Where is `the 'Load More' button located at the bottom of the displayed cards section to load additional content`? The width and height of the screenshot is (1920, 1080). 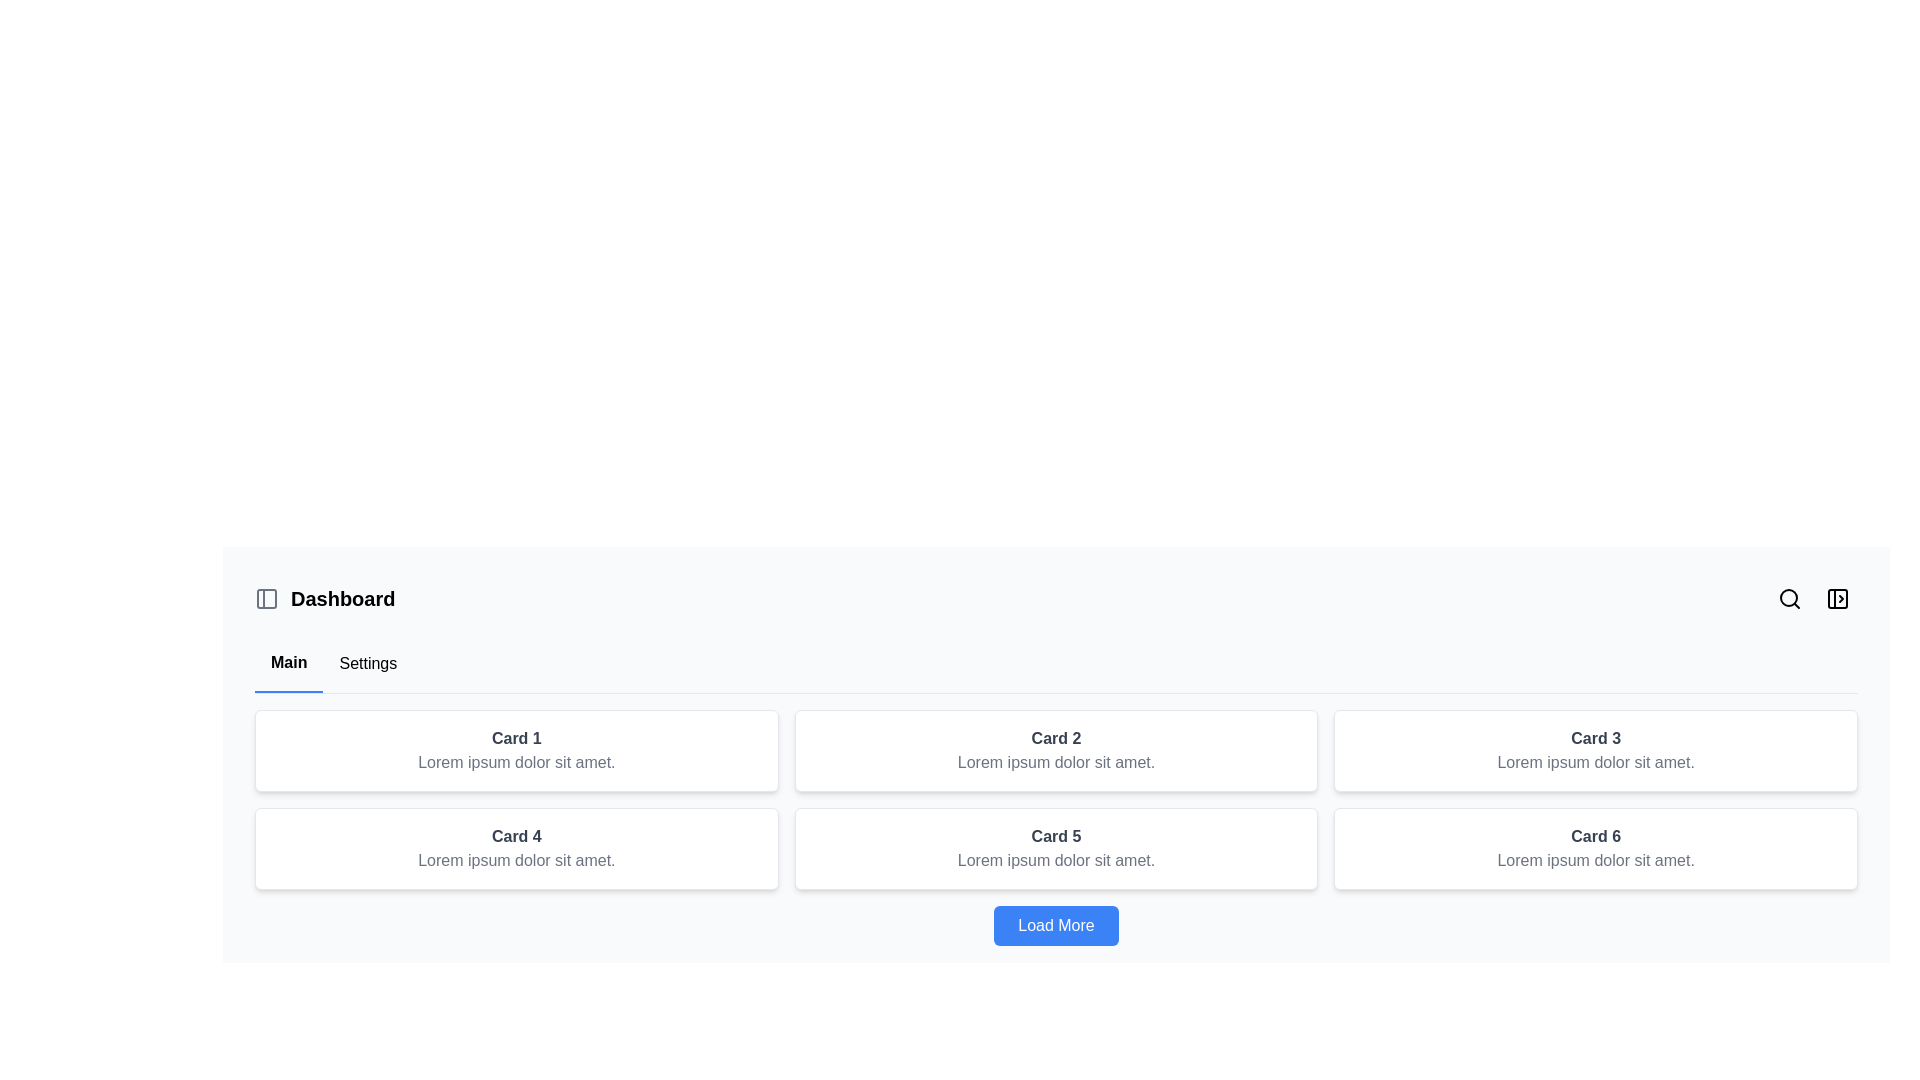
the 'Load More' button located at the bottom of the displayed cards section to load additional content is located at coordinates (1055, 925).